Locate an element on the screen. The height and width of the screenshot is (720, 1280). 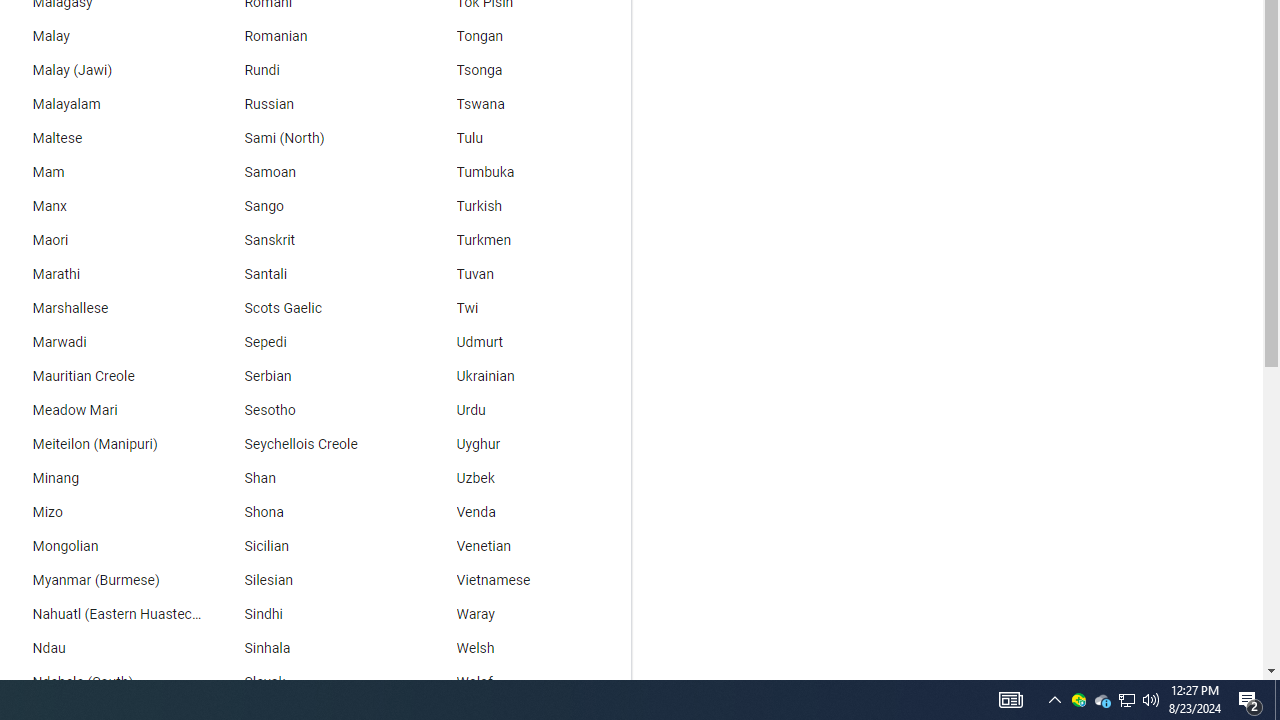
'Samoan' is located at coordinates (311, 171).